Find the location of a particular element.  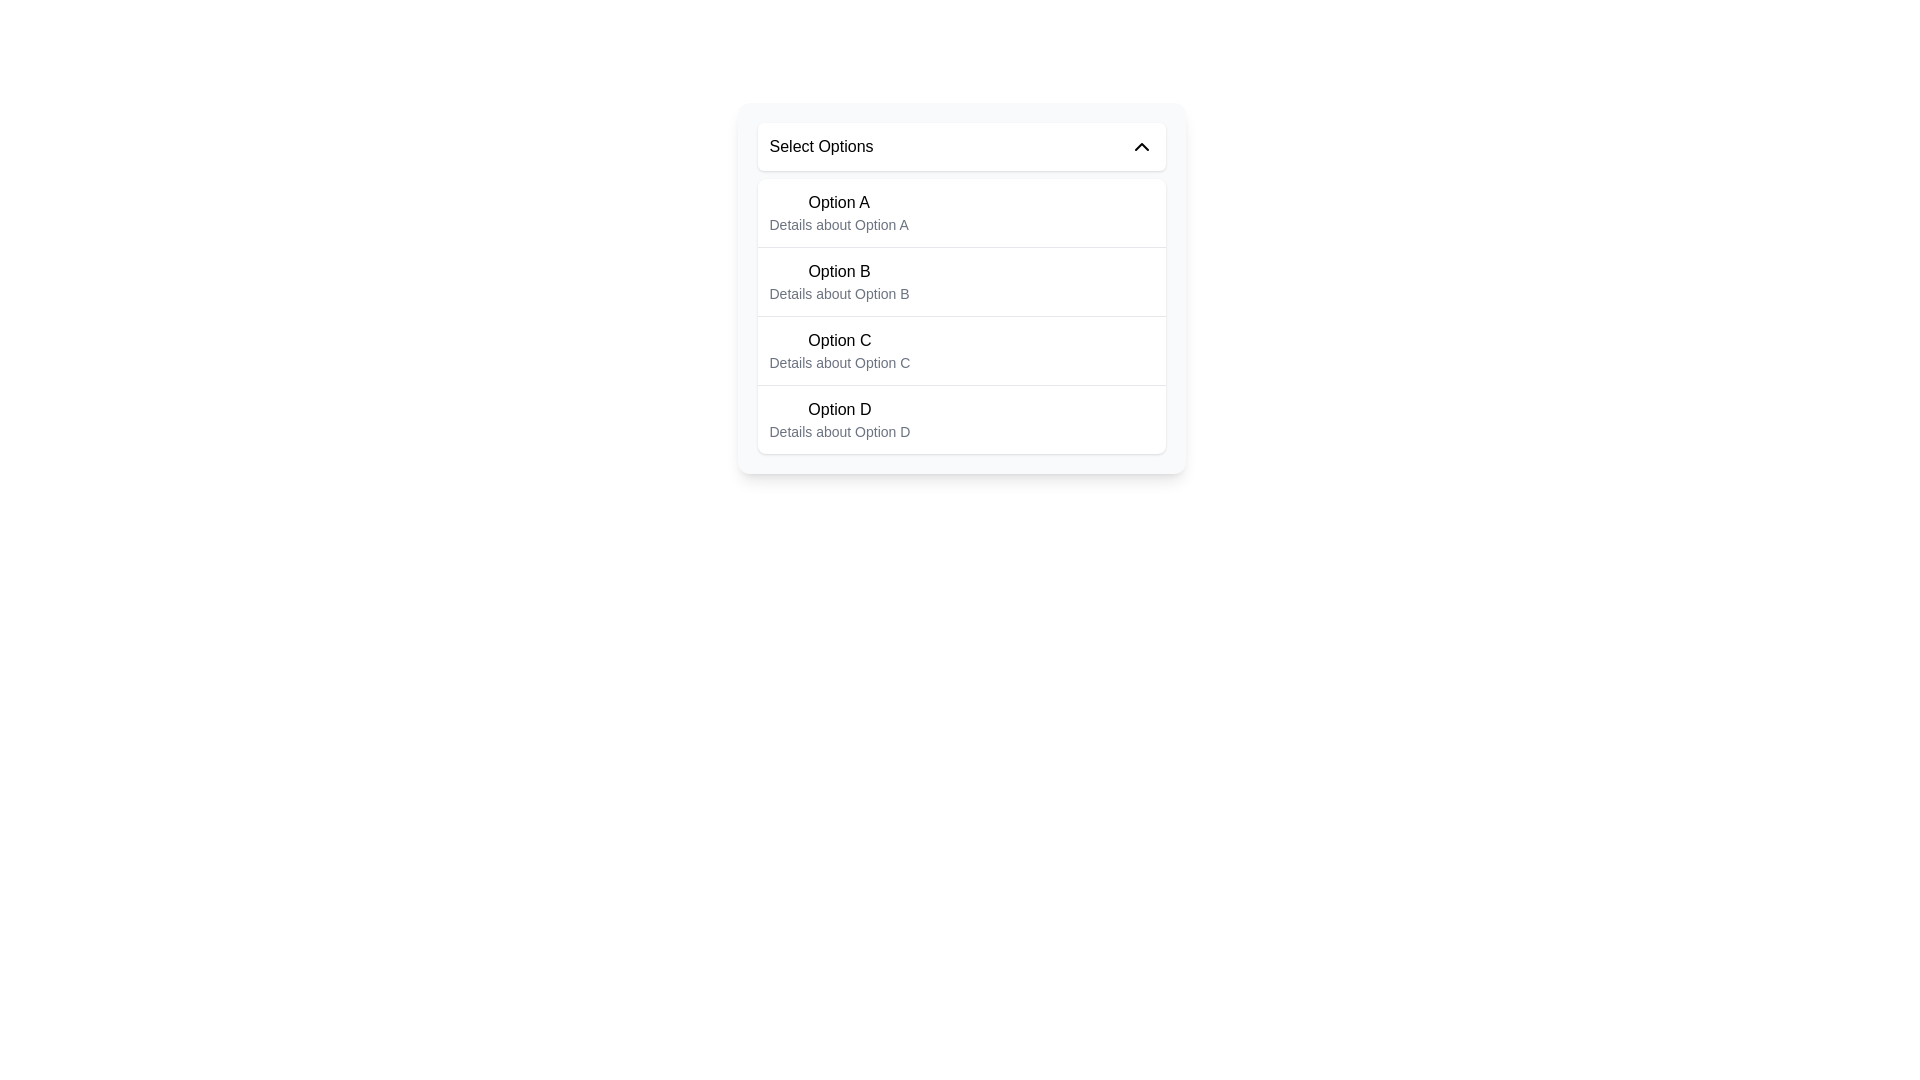

the fourth option in the dropdown menu labeled 'Select Options' is located at coordinates (840, 419).